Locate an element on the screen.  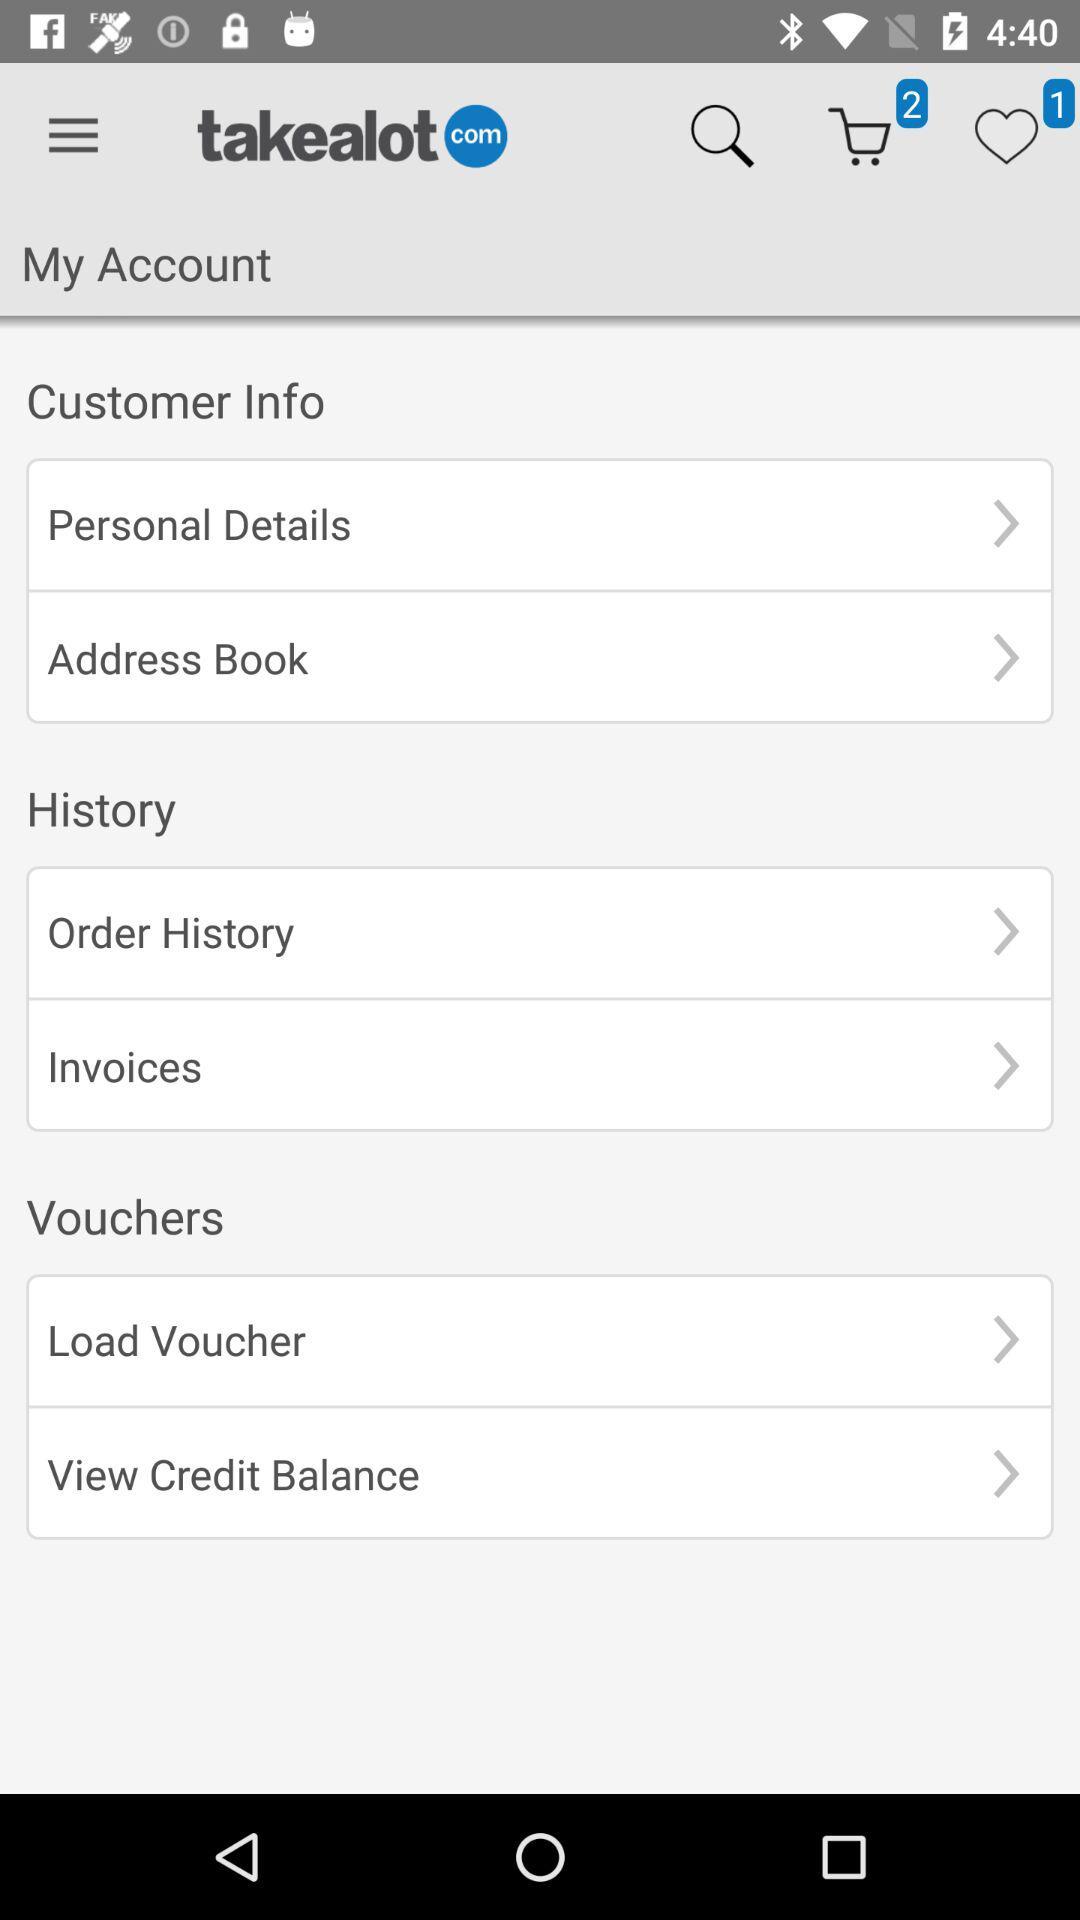
the icon above my account item is located at coordinates (72, 135).